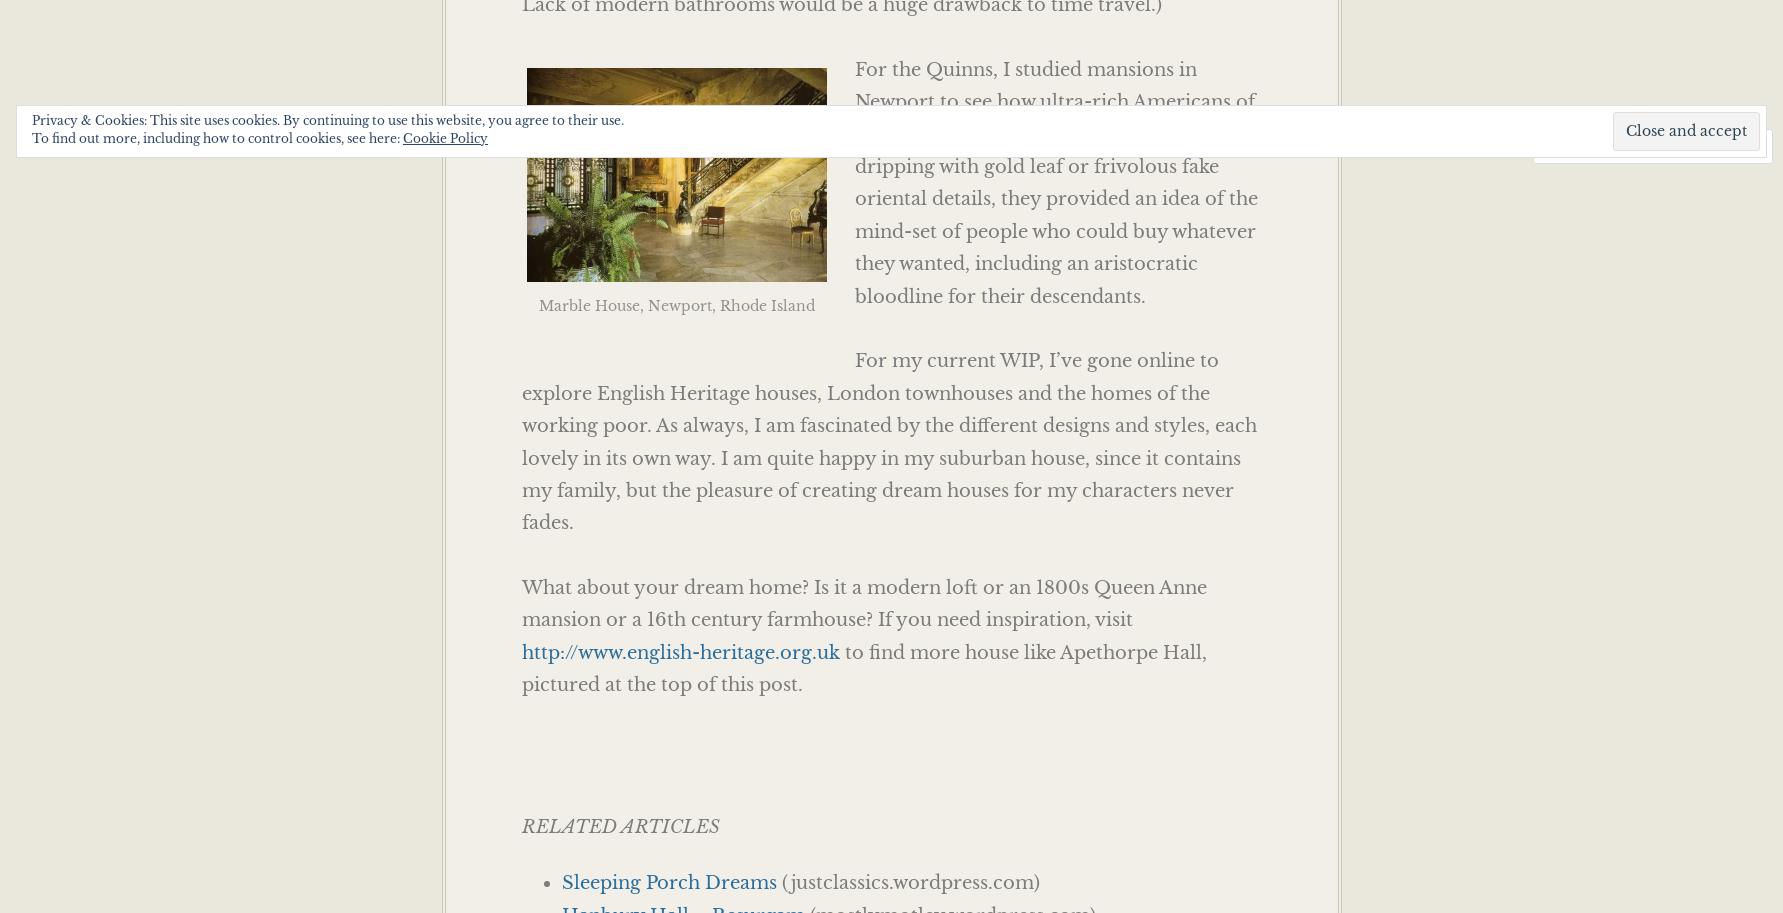 The width and height of the screenshot is (1783, 913). What do you see at coordinates (863, 668) in the screenshot?
I see `'to find more house like Apethorpe Hall, pictured at the top of this post.'` at bounding box center [863, 668].